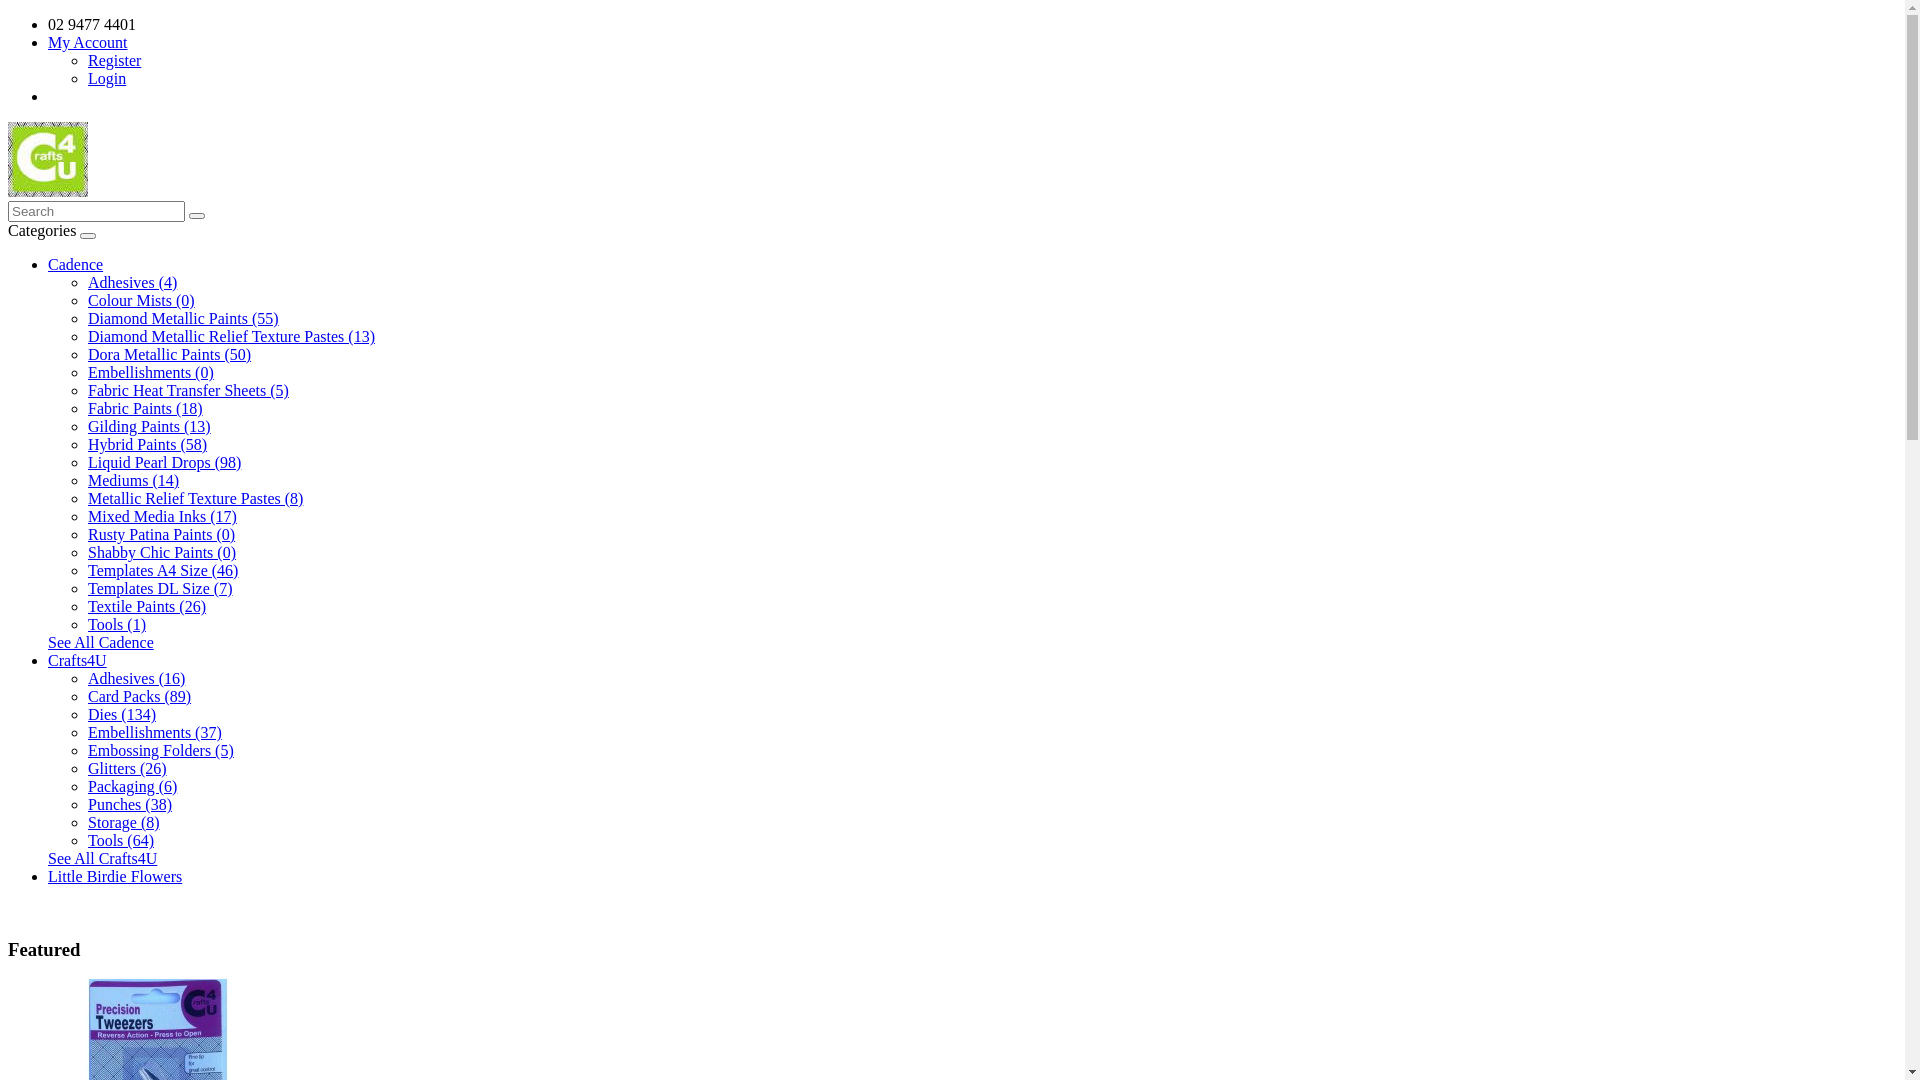 The image size is (1920, 1080). I want to click on 'Gilding Paints (13)', so click(148, 425).